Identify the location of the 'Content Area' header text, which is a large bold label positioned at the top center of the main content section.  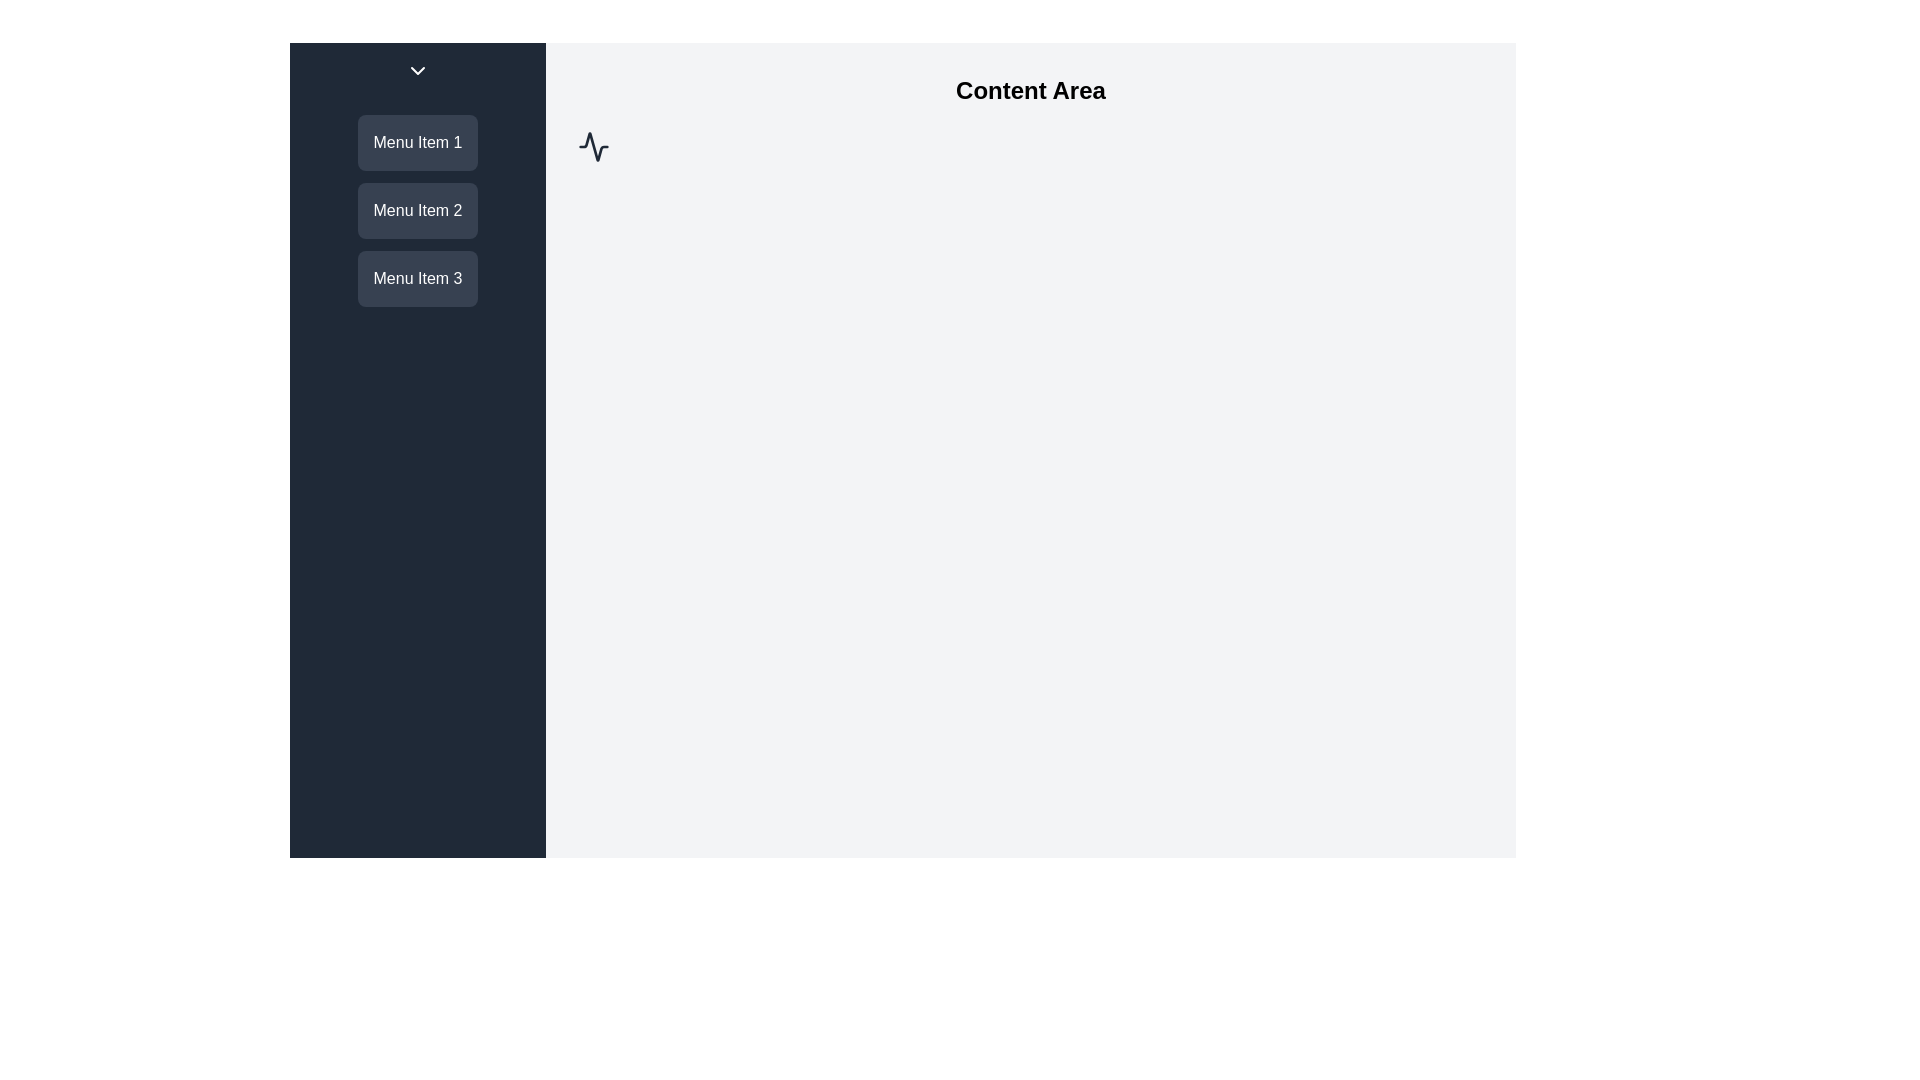
(1031, 91).